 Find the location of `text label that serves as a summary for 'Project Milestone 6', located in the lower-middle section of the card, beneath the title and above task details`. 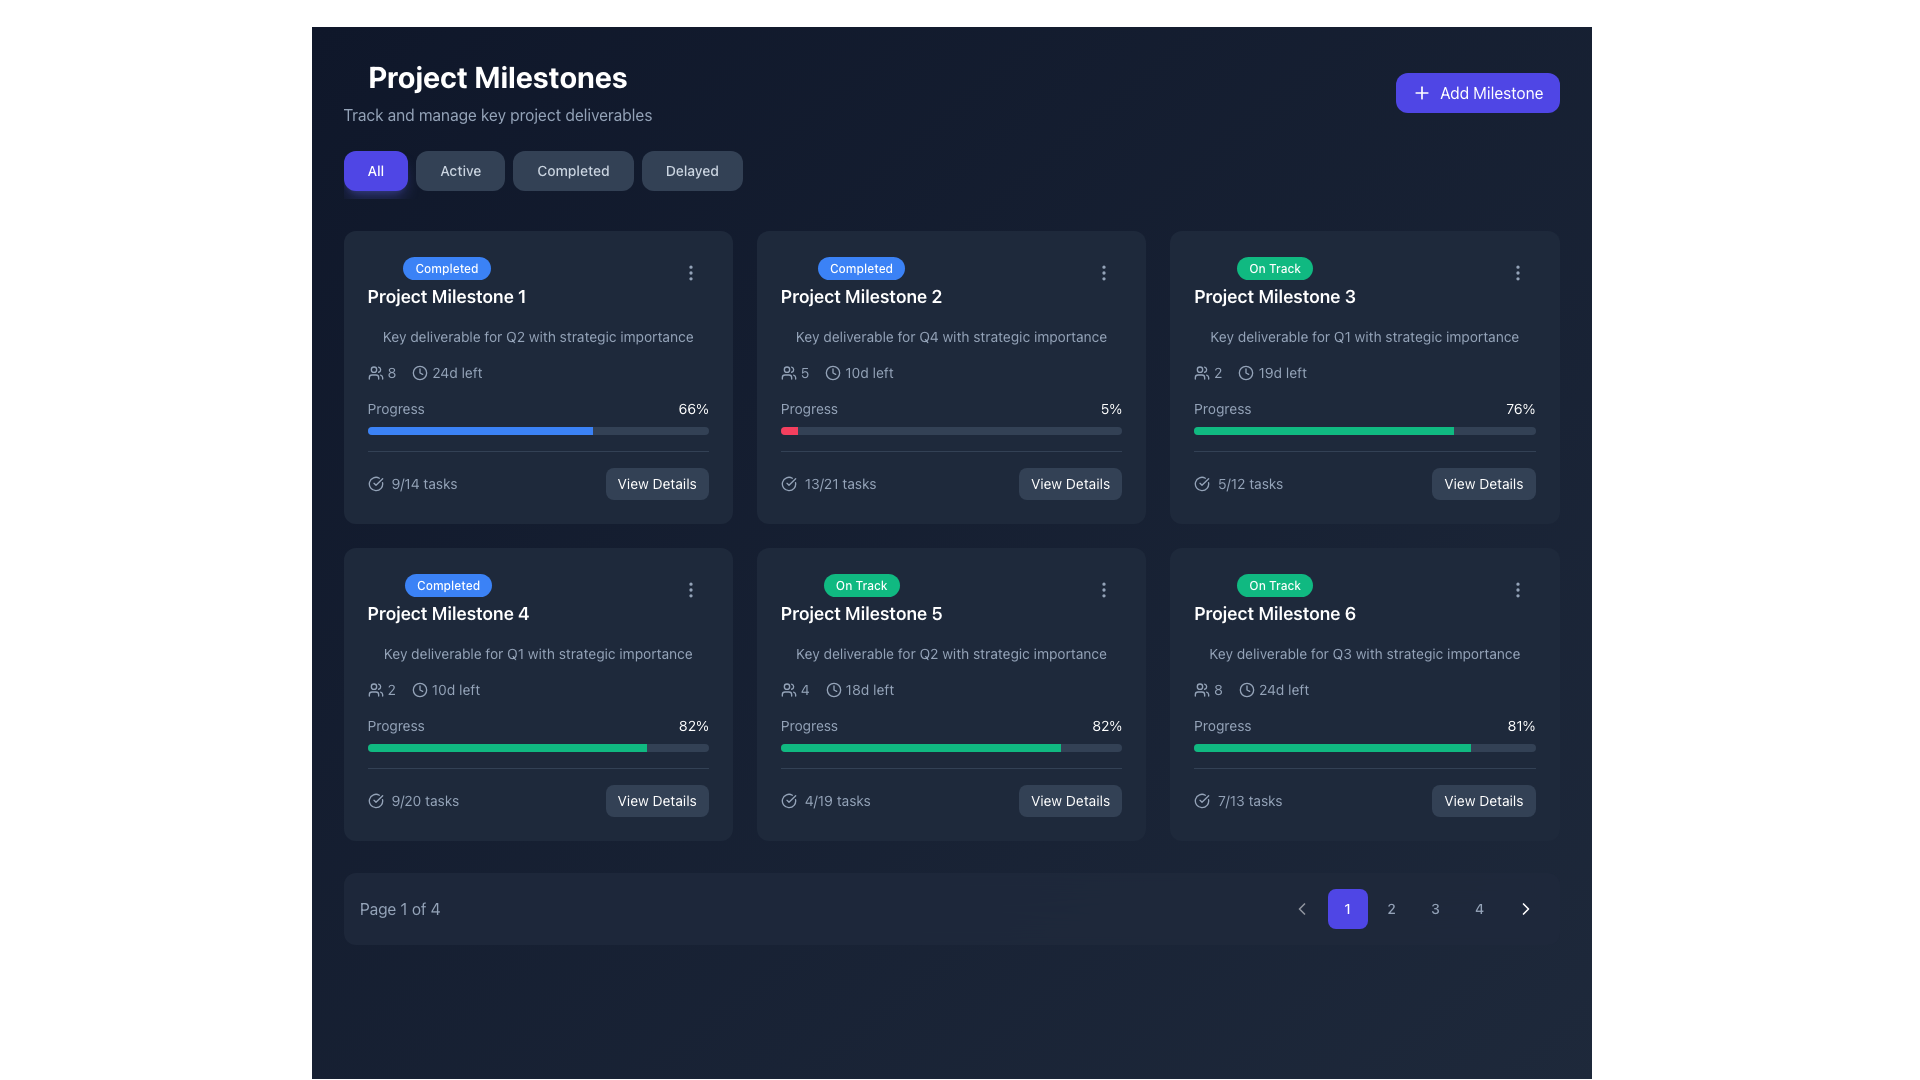

text label that serves as a summary for 'Project Milestone 6', located in the lower-middle section of the card, beneath the title and above task details is located at coordinates (1363, 654).